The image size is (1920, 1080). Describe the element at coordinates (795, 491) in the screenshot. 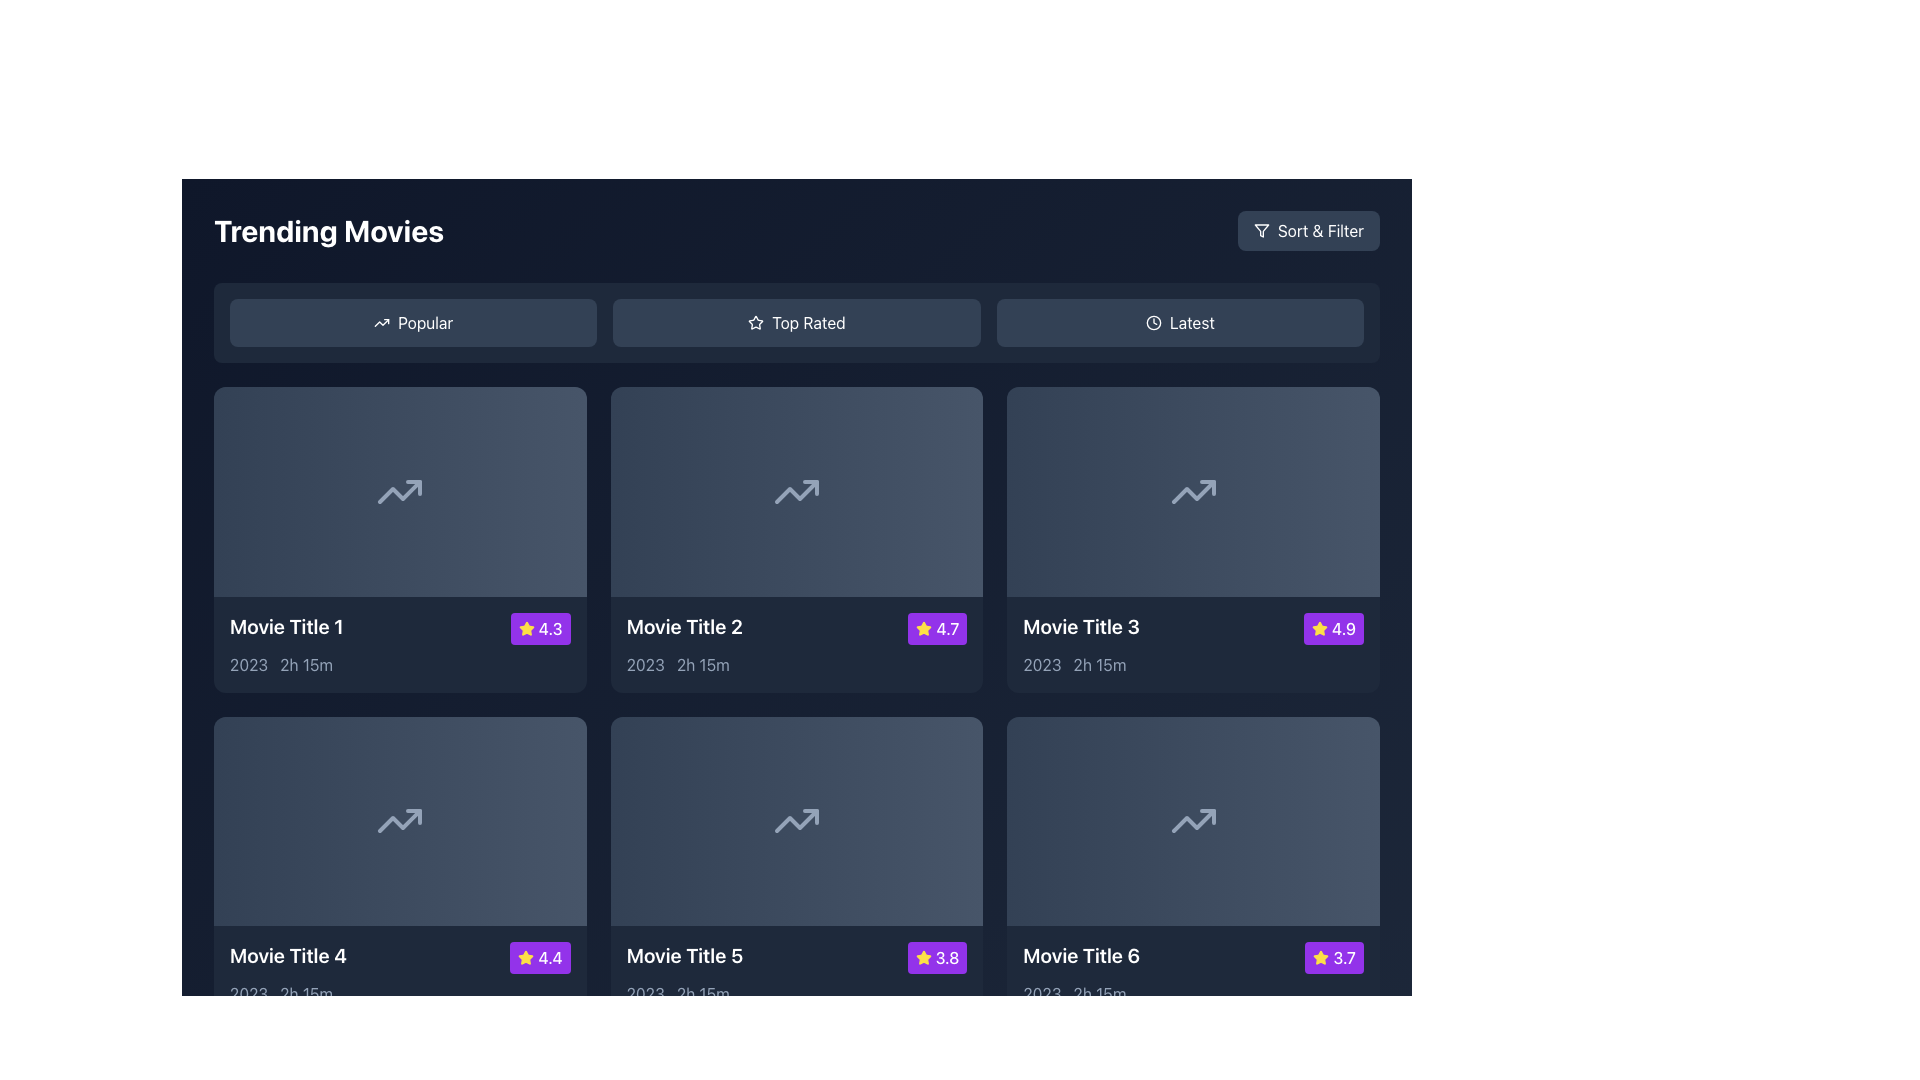

I see `the trending icon located in the second box from the left in the top row of the grid under the 'Trending Movies' section, which is associated with 'Movie Title 2.'` at that location.